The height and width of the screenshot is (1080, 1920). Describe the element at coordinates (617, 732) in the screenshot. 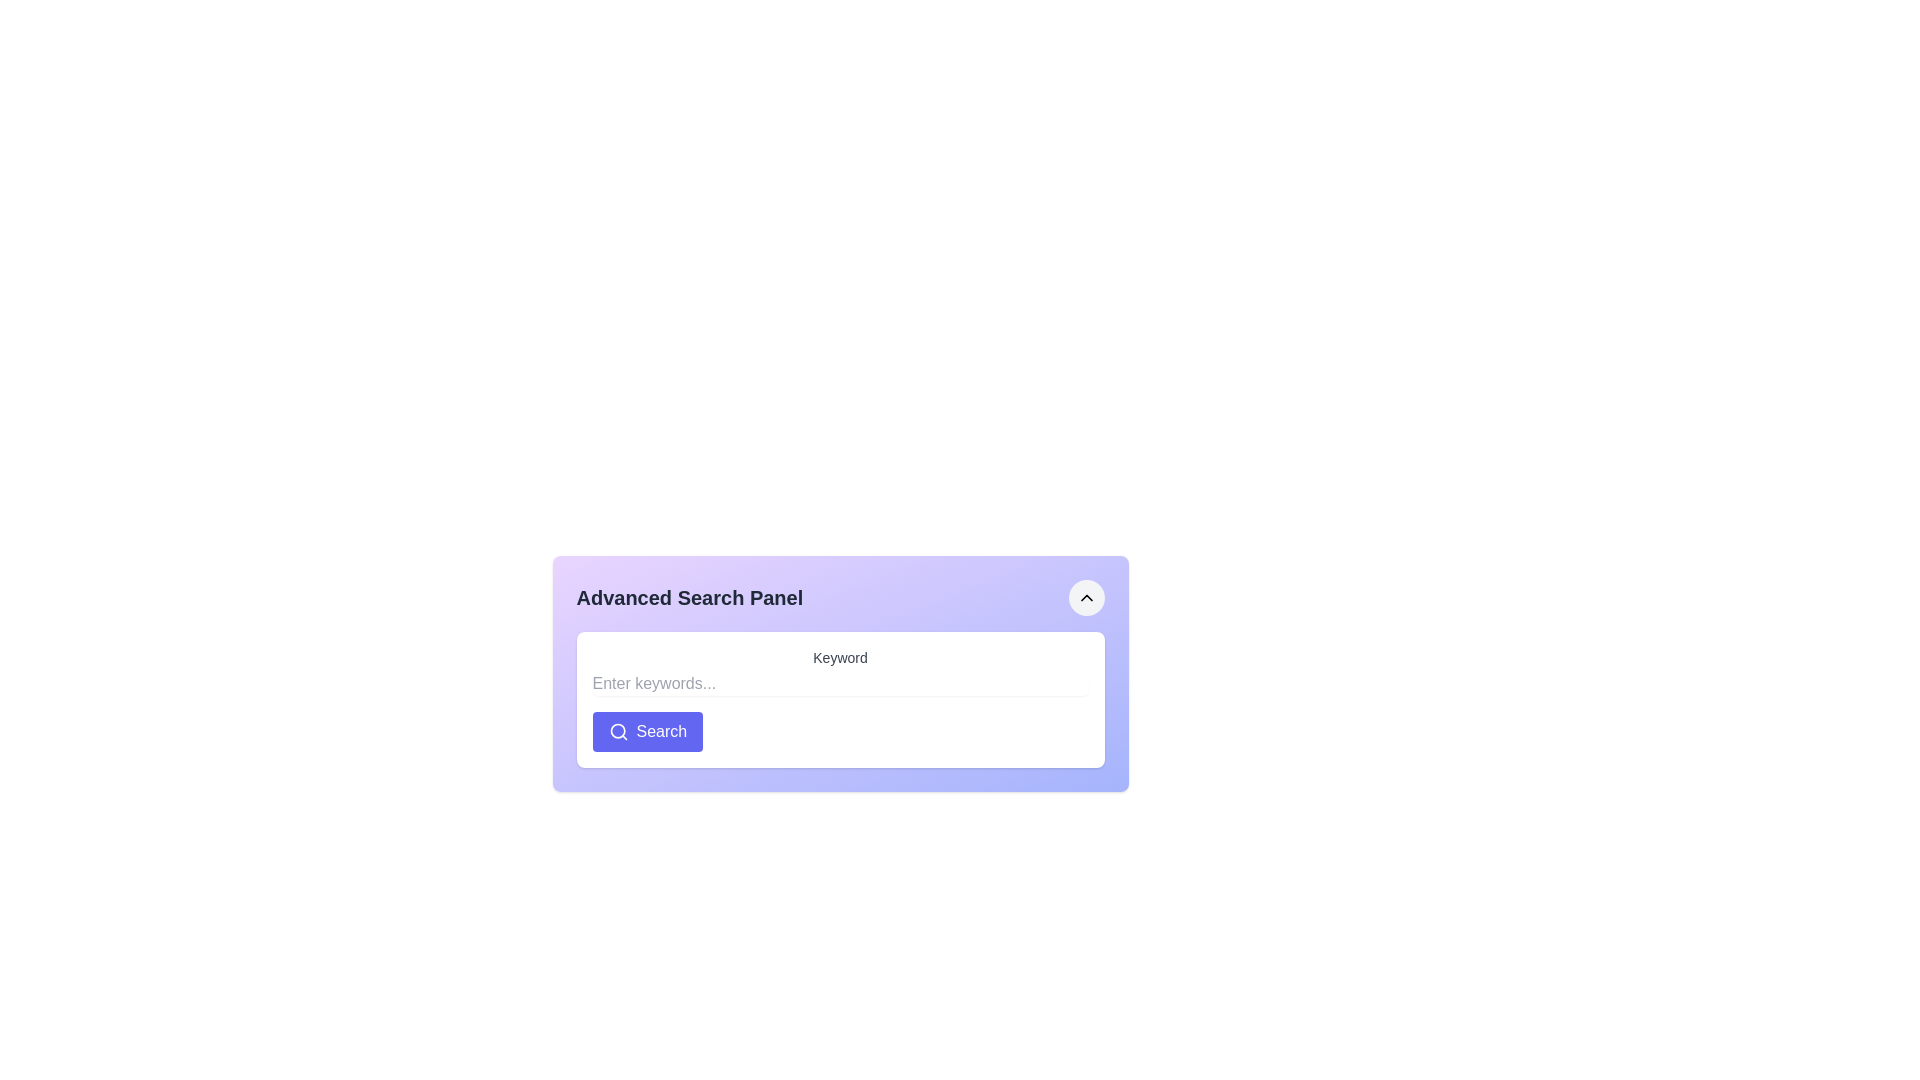

I see `the circular magnifying glass icon, which is part of the 'Search' button with a blue background, located below the text box in the advanced search panel` at that location.